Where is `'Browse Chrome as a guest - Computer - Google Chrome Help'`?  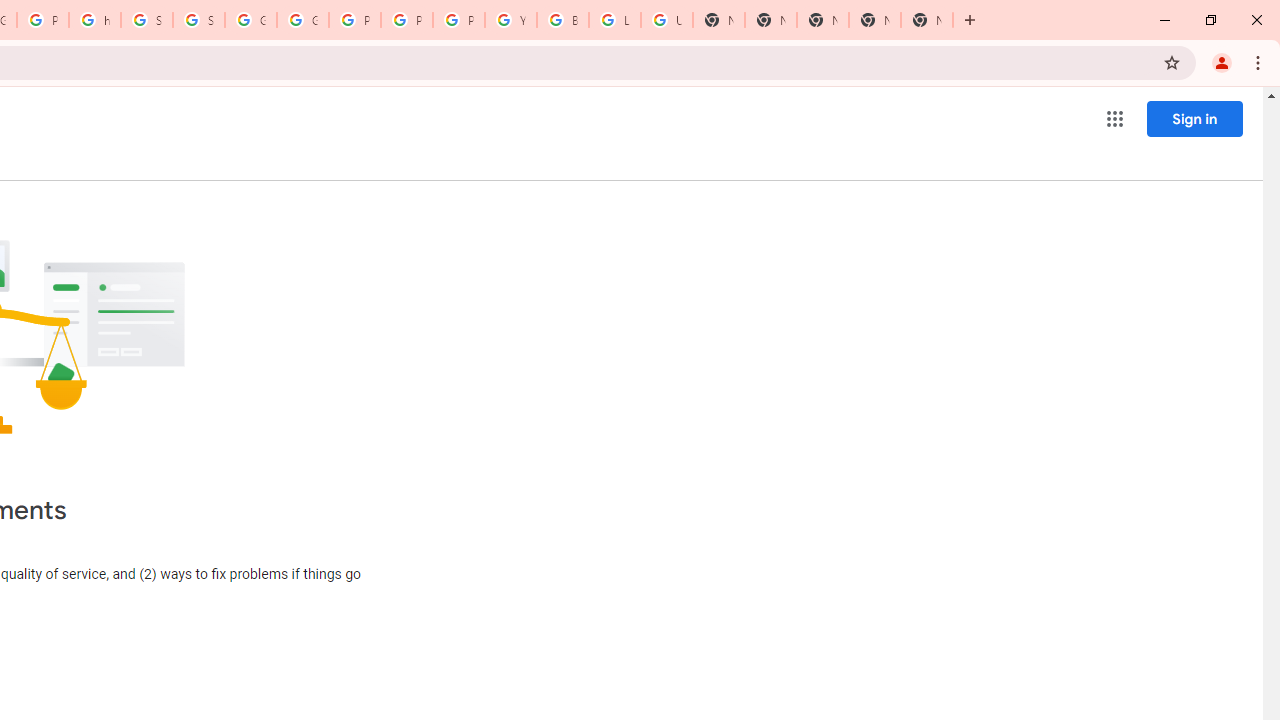 'Browse Chrome as a guest - Computer - Google Chrome Help' is located at coordinates (561, 20).